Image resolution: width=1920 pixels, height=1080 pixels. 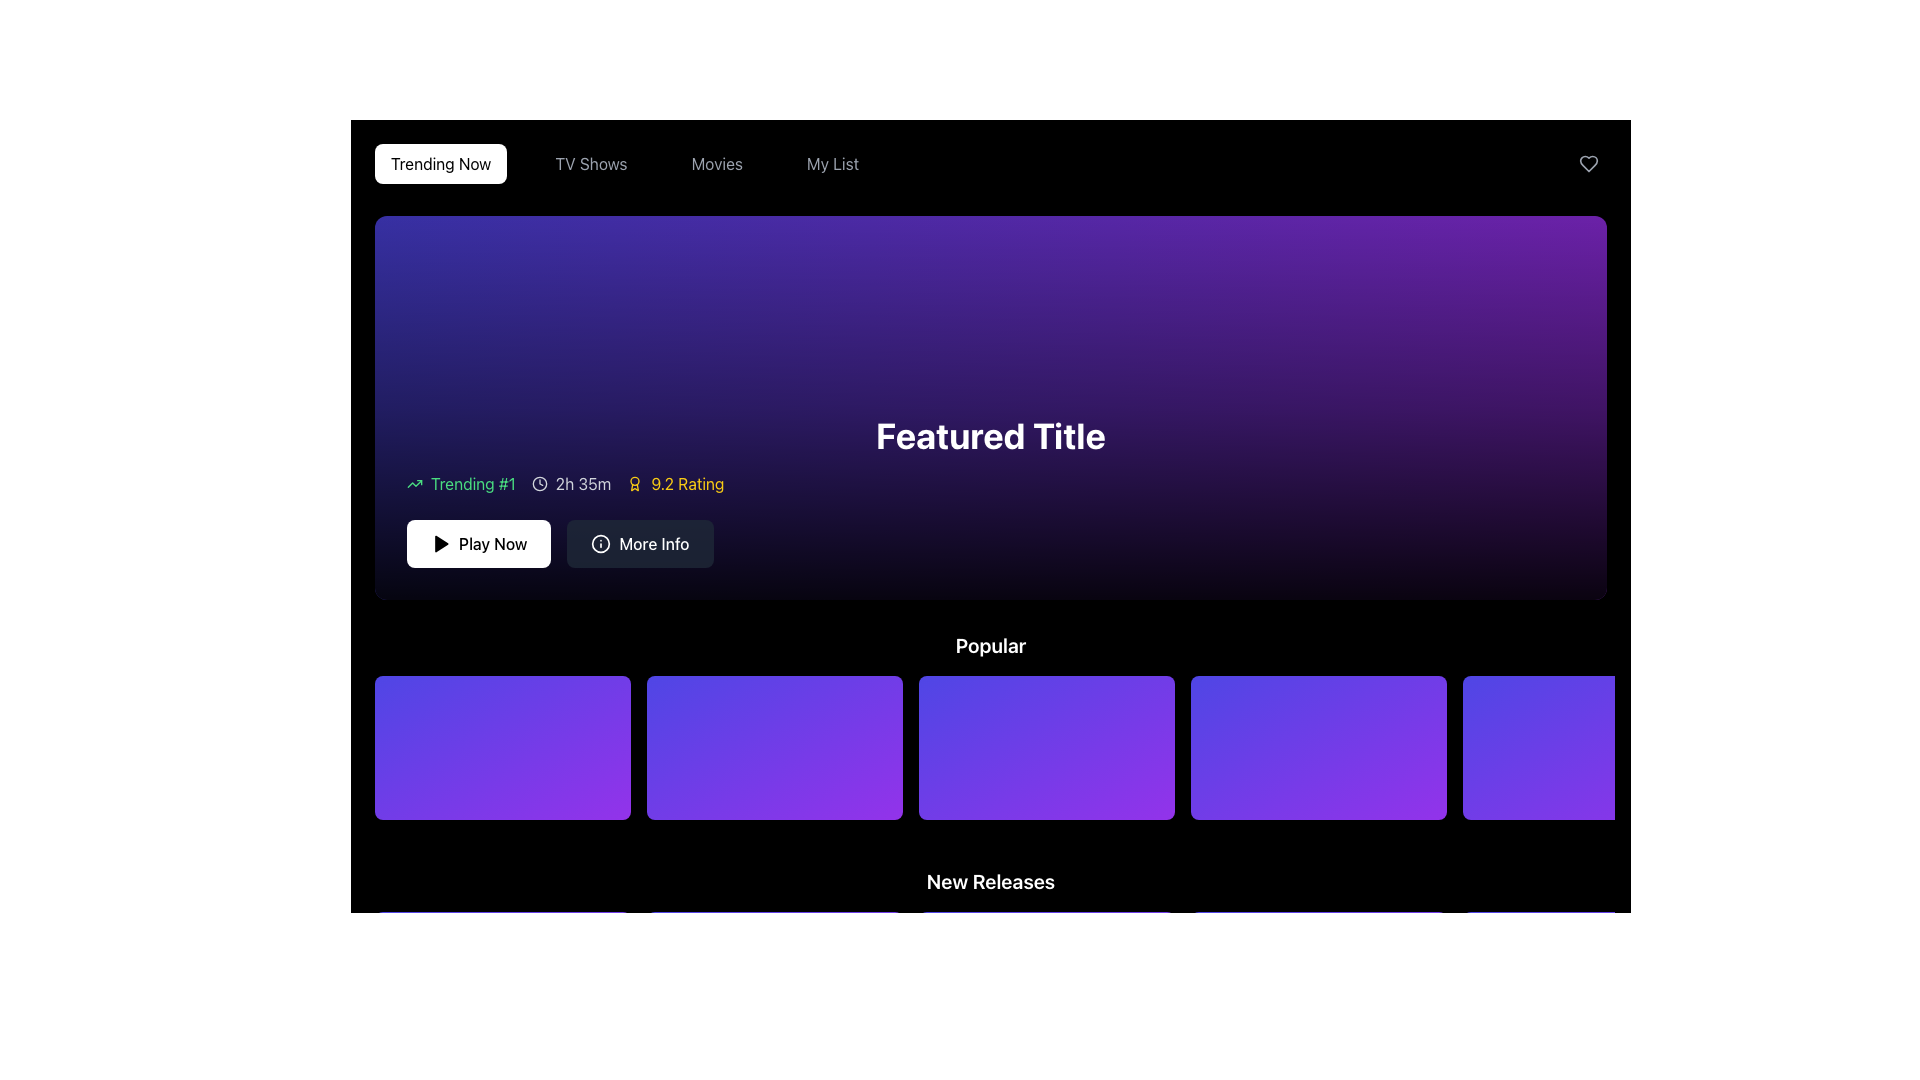 I want to click on the time indicator icon located to the left of the text '2h 35m' in the horizontal row under the title 'Trending #1', so click(x=539, y=483).